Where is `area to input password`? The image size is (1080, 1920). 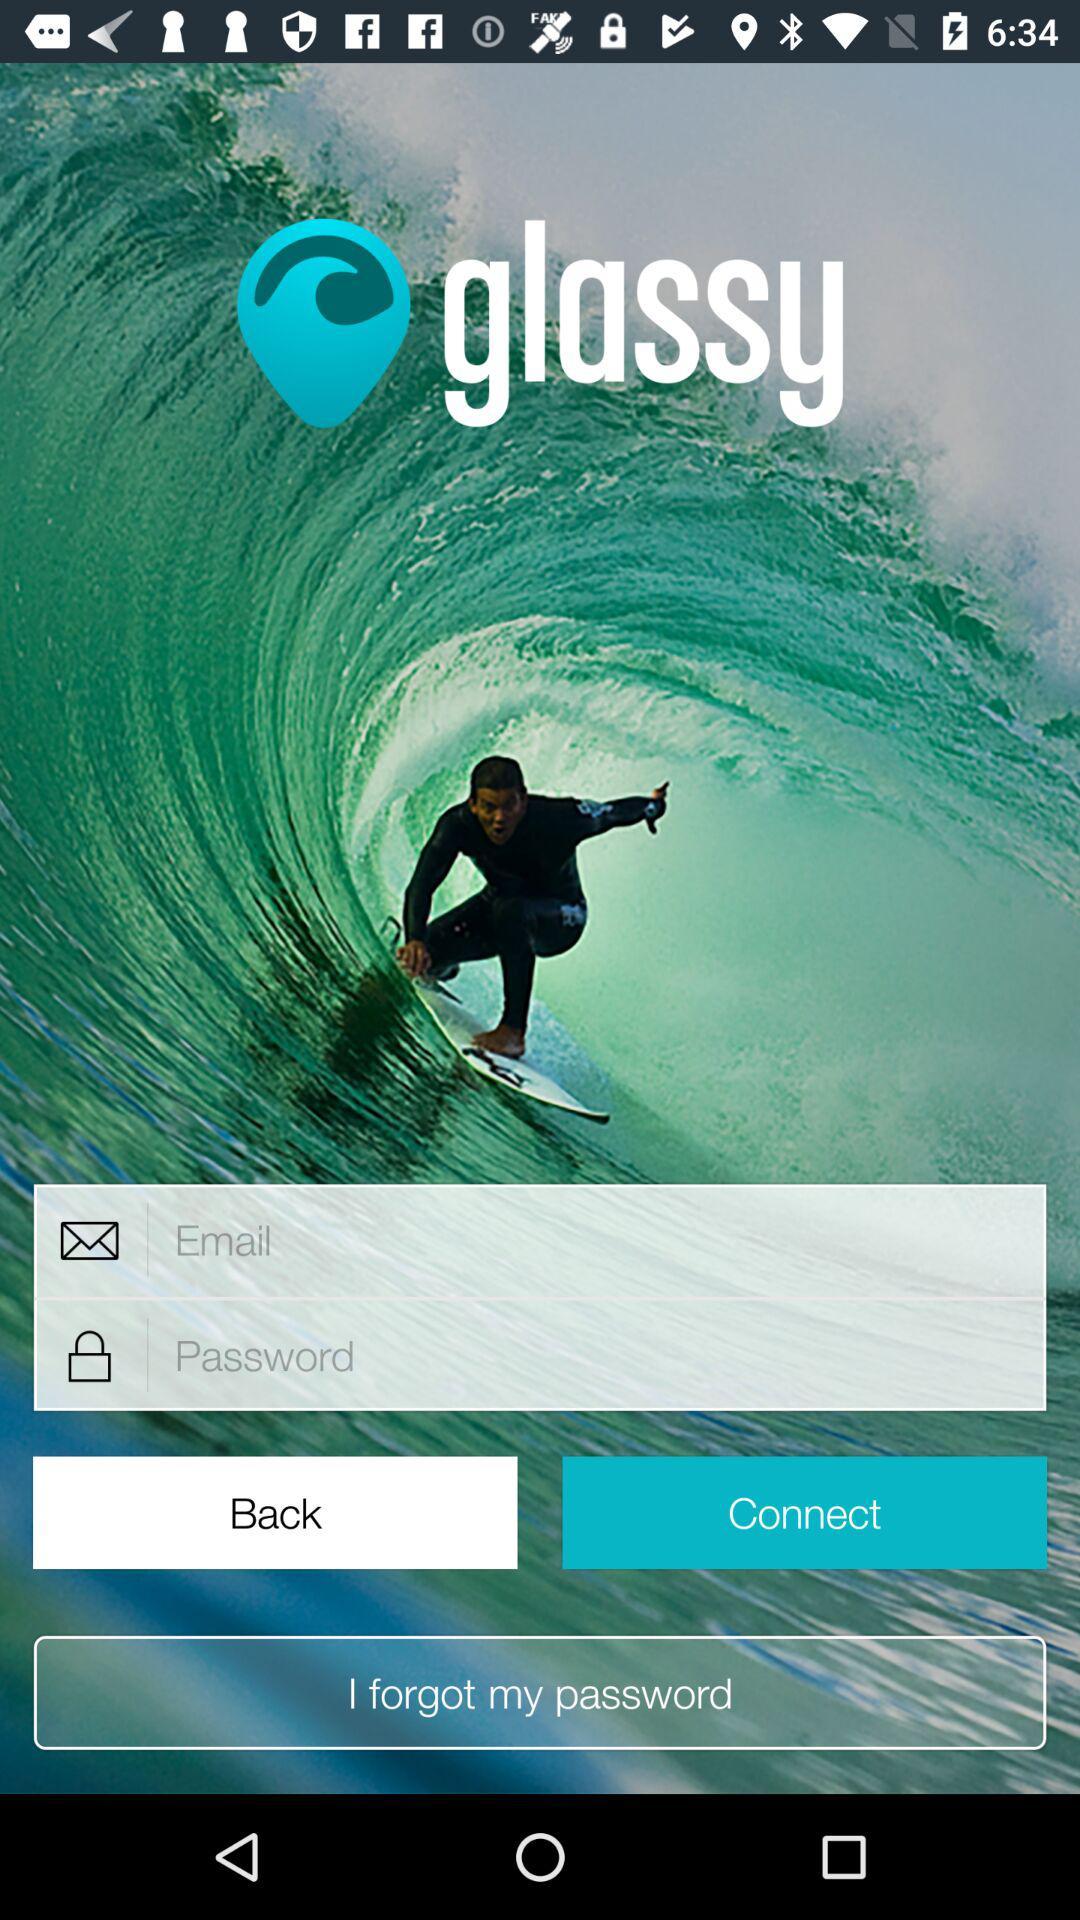 area to input password is located at coordinates (597, 1355).